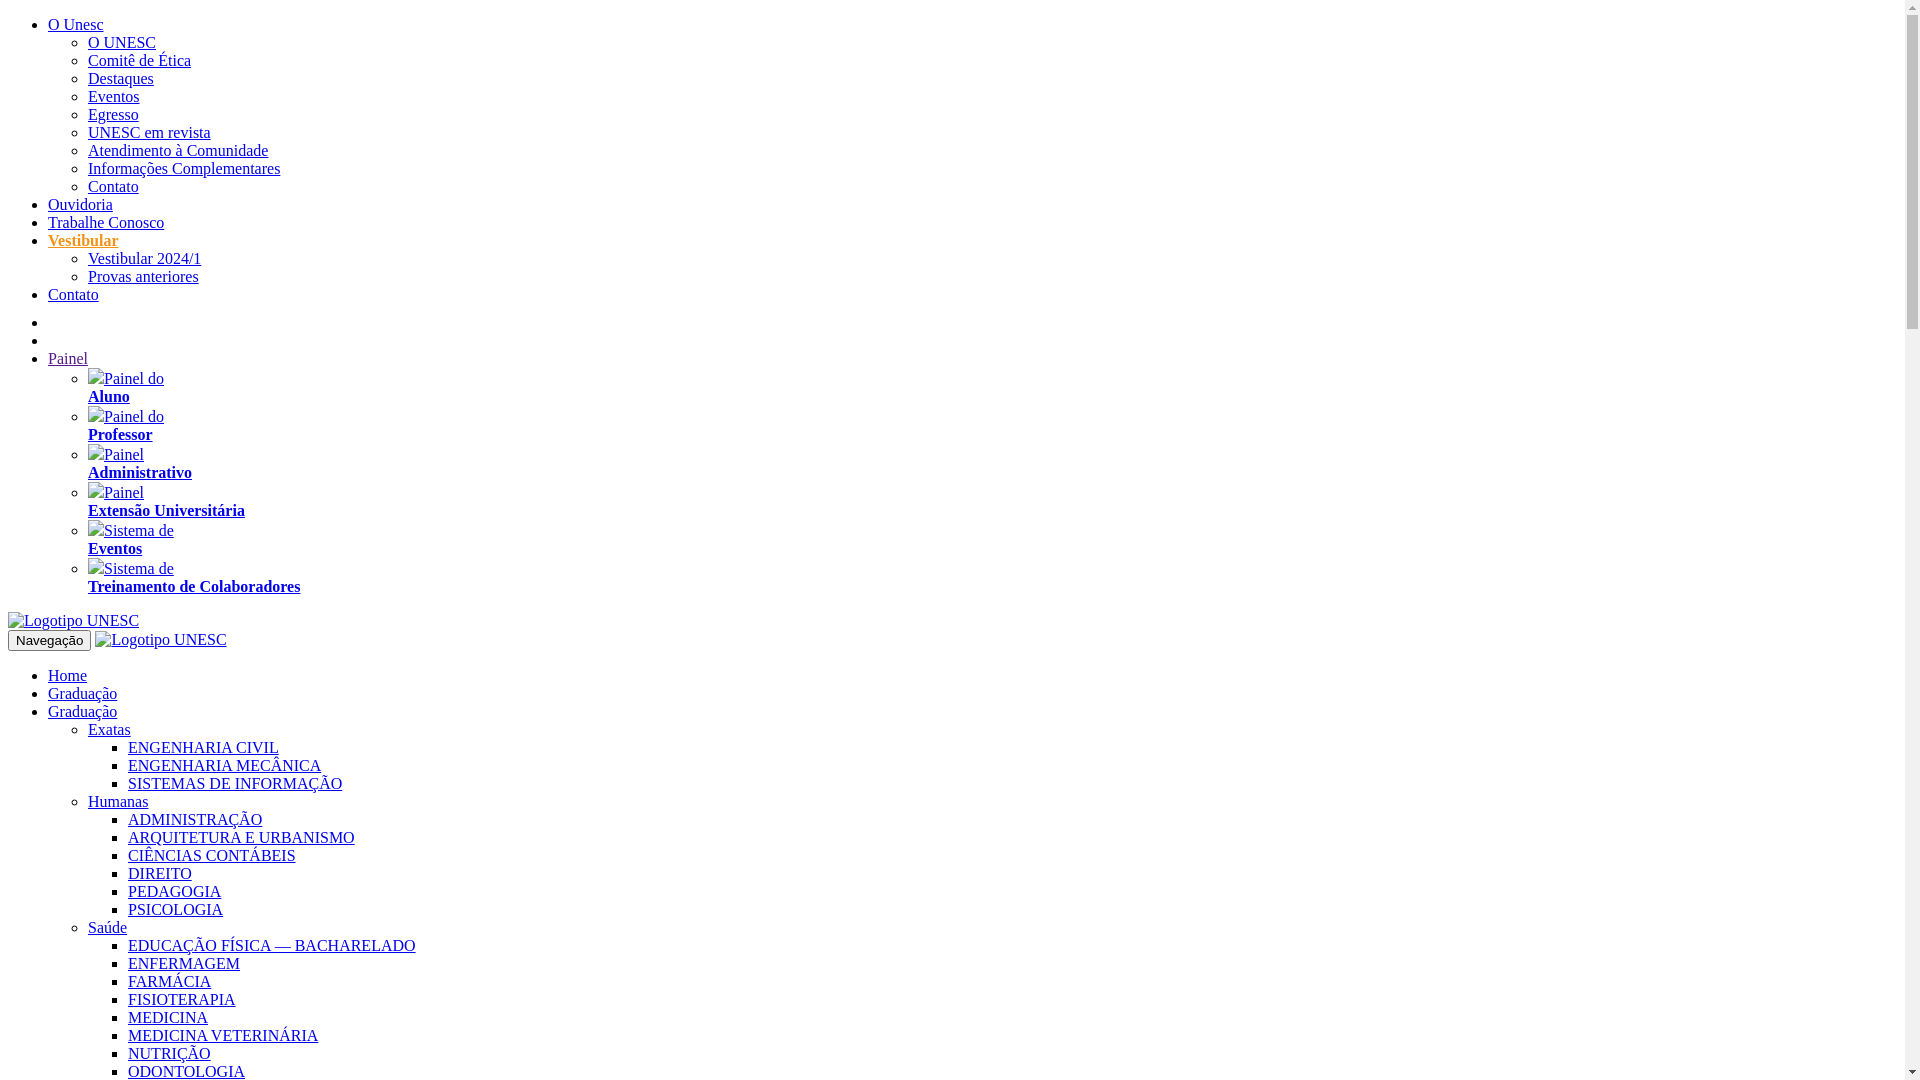  I want to click on 'MEDICINA', so click(168, 1017).